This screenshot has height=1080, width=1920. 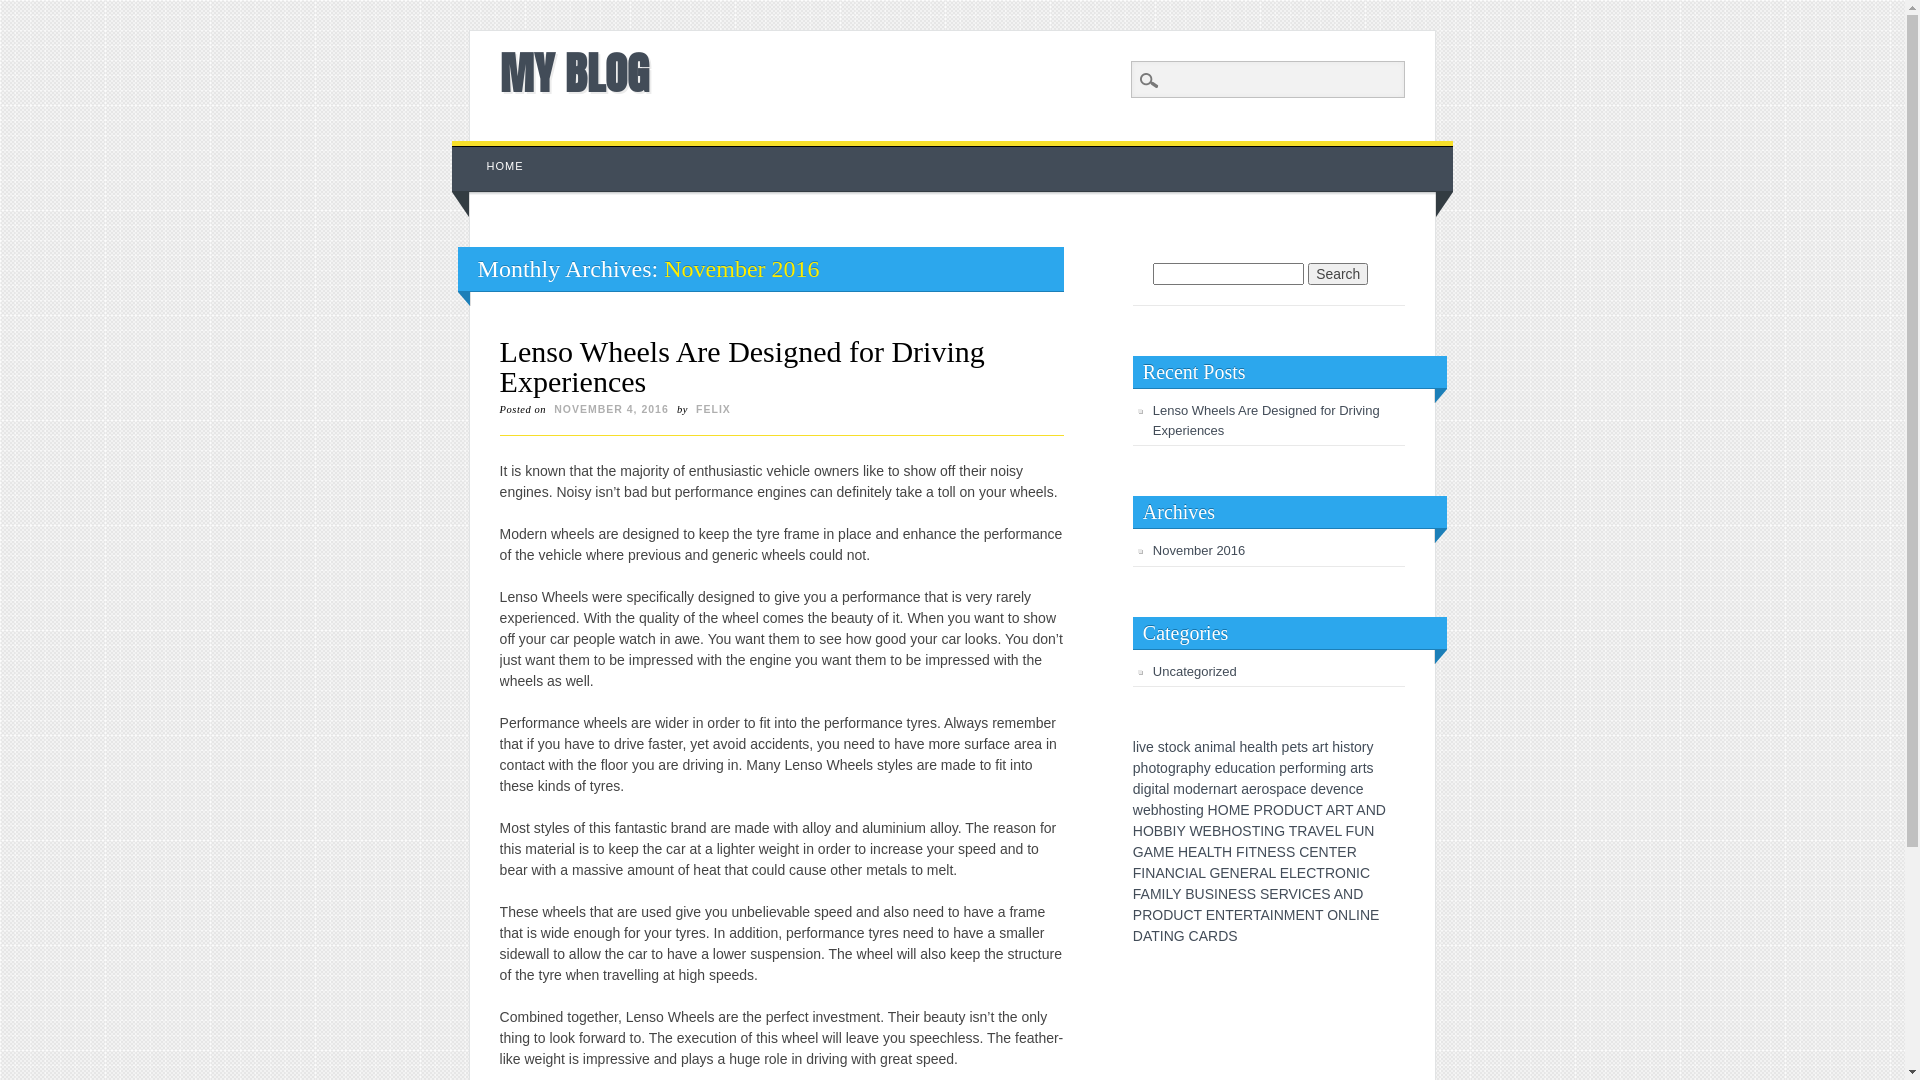 I want to click on 'H', so click(x=1224, y=830).